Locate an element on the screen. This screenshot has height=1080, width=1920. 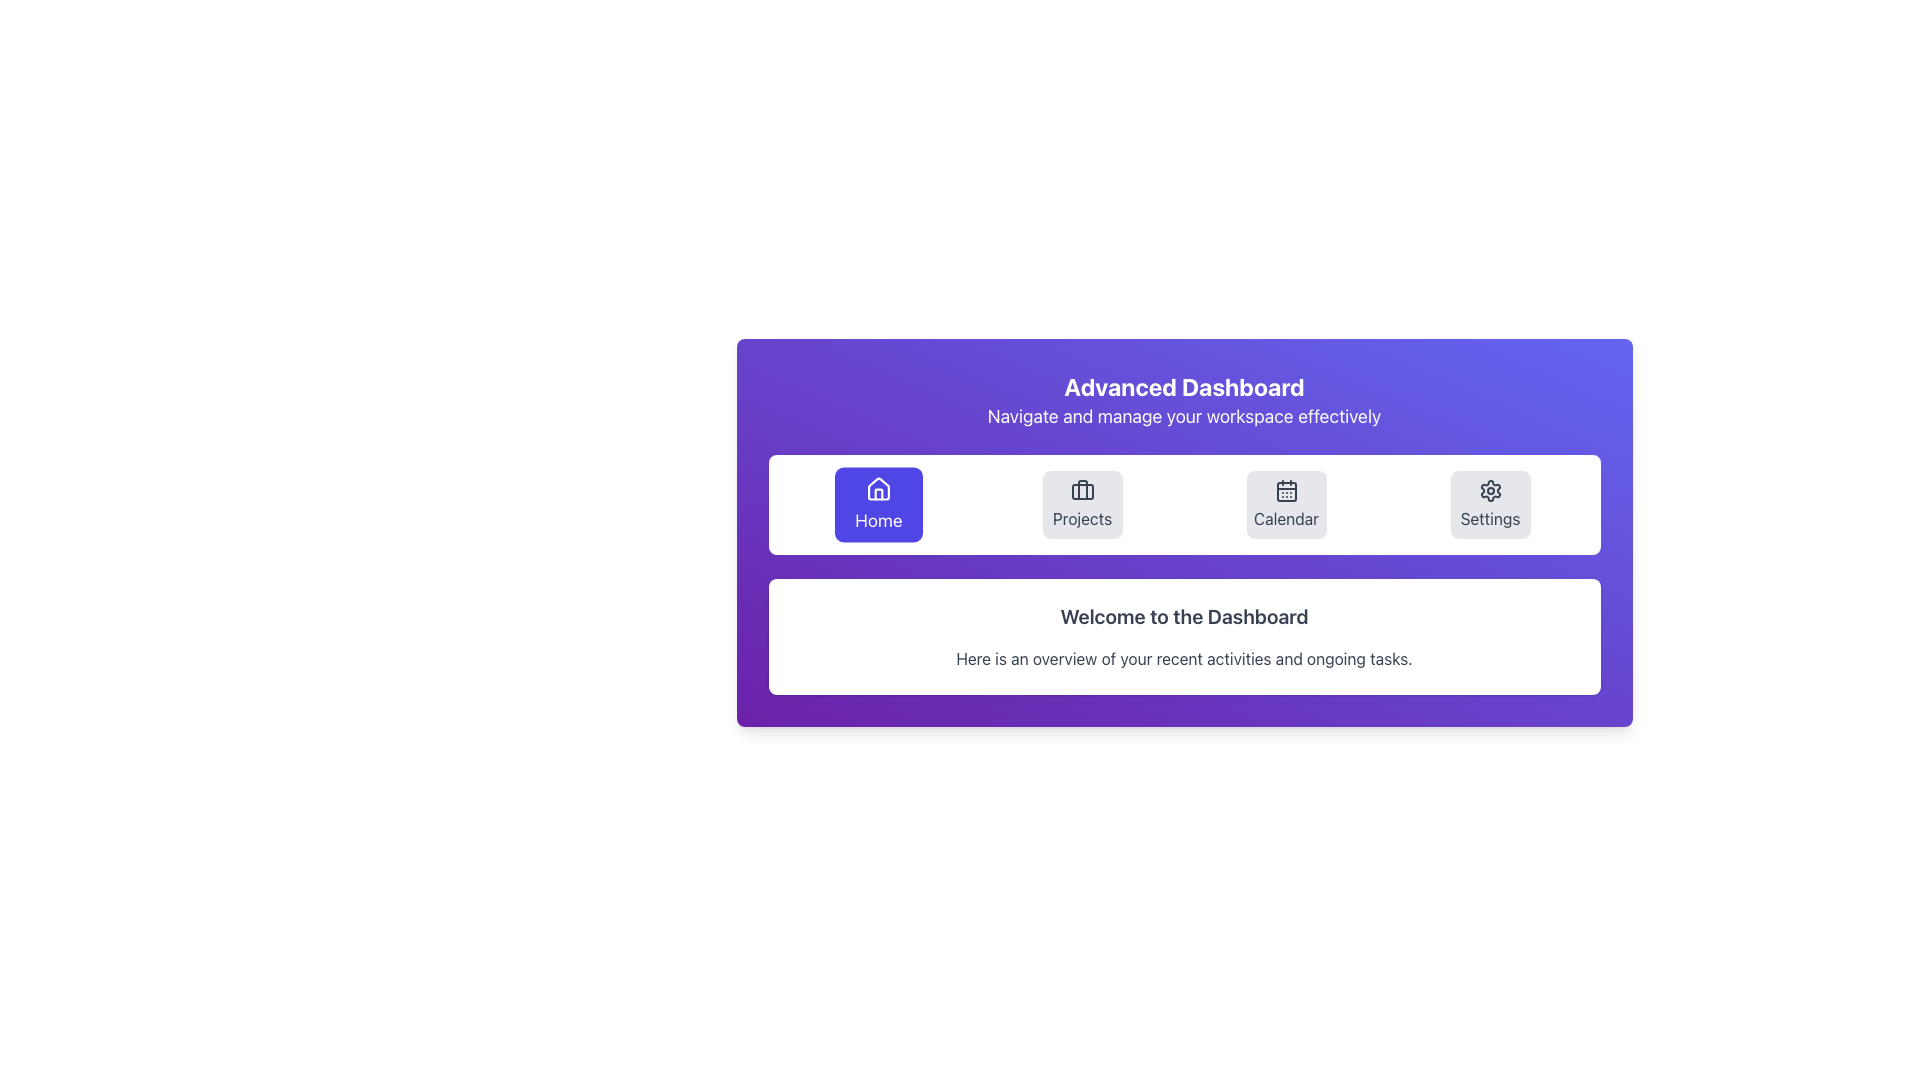
the briefcase-shaped icon located within the 'Projects' button in the horizontal toolbar under the 'Advanced Dashboard' heading is located at coordinates (1081, 490).